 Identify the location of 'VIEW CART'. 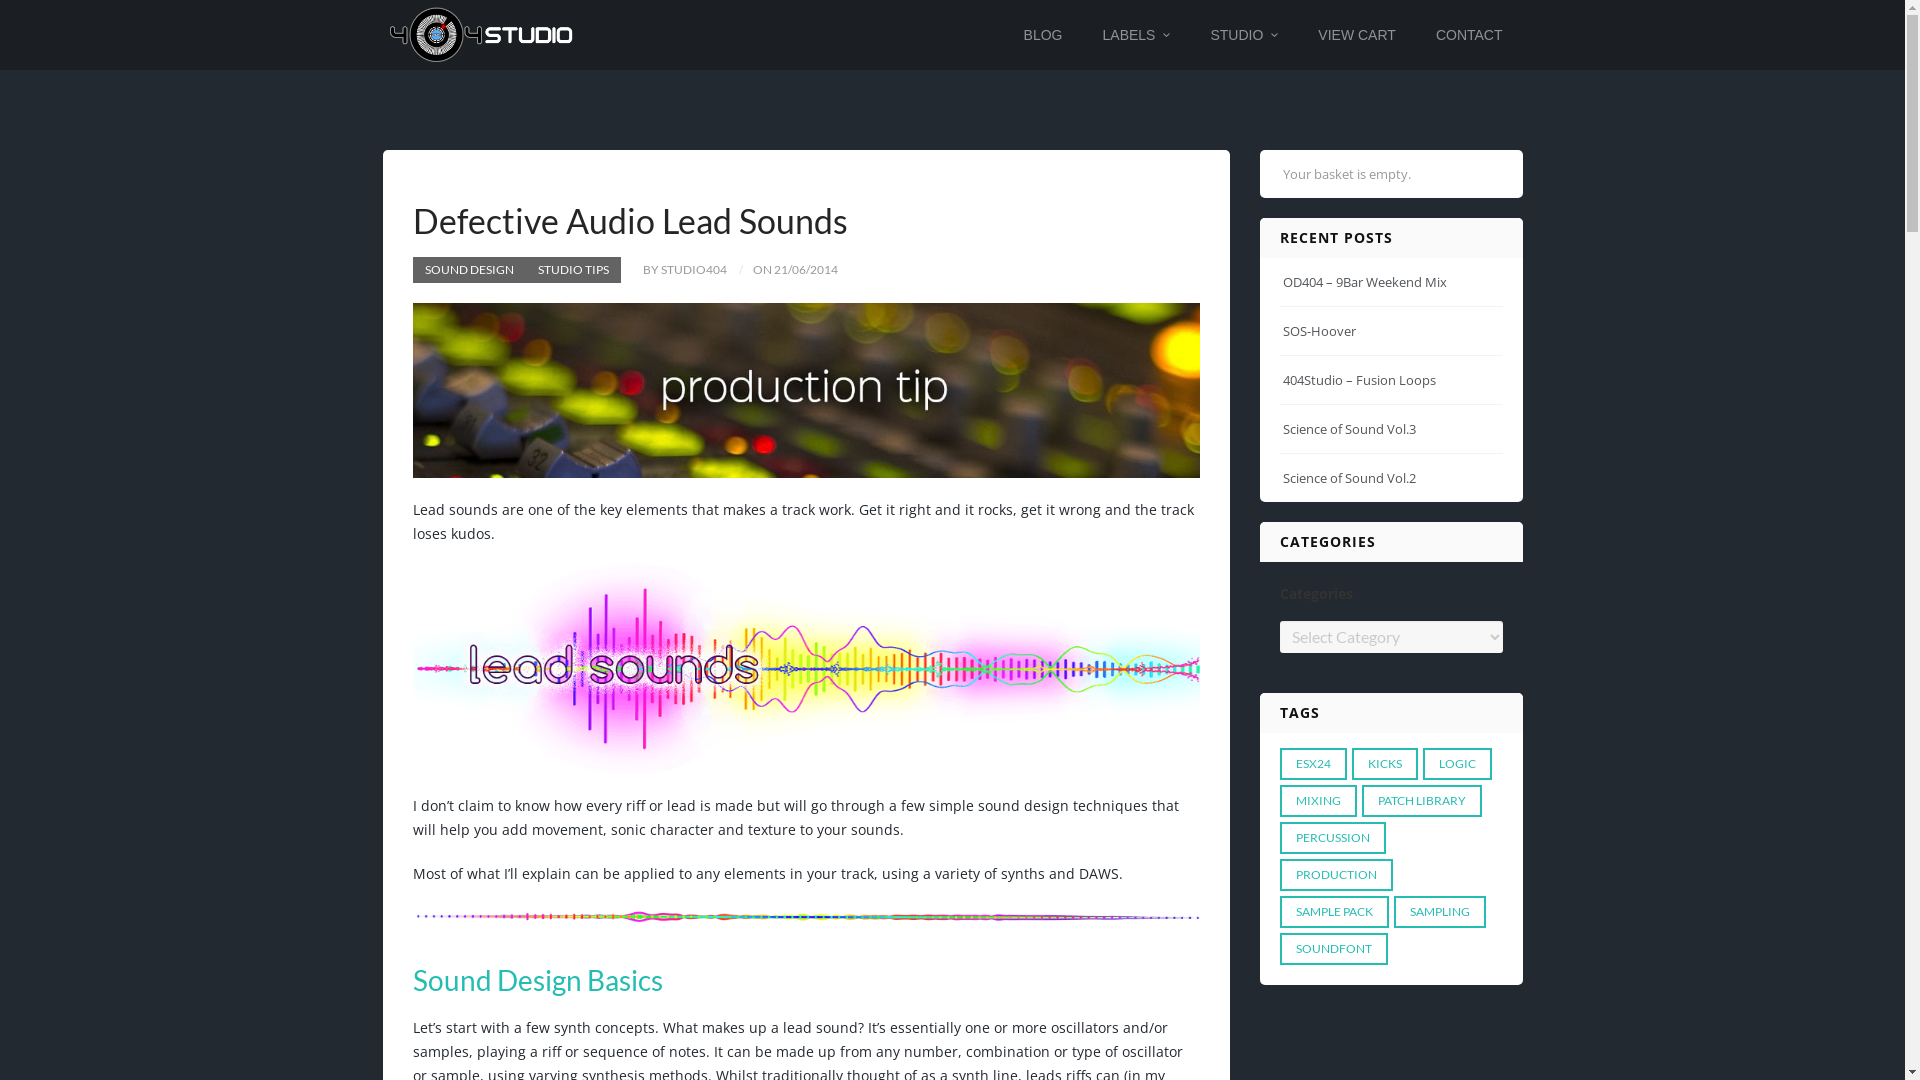
(1357, 34).